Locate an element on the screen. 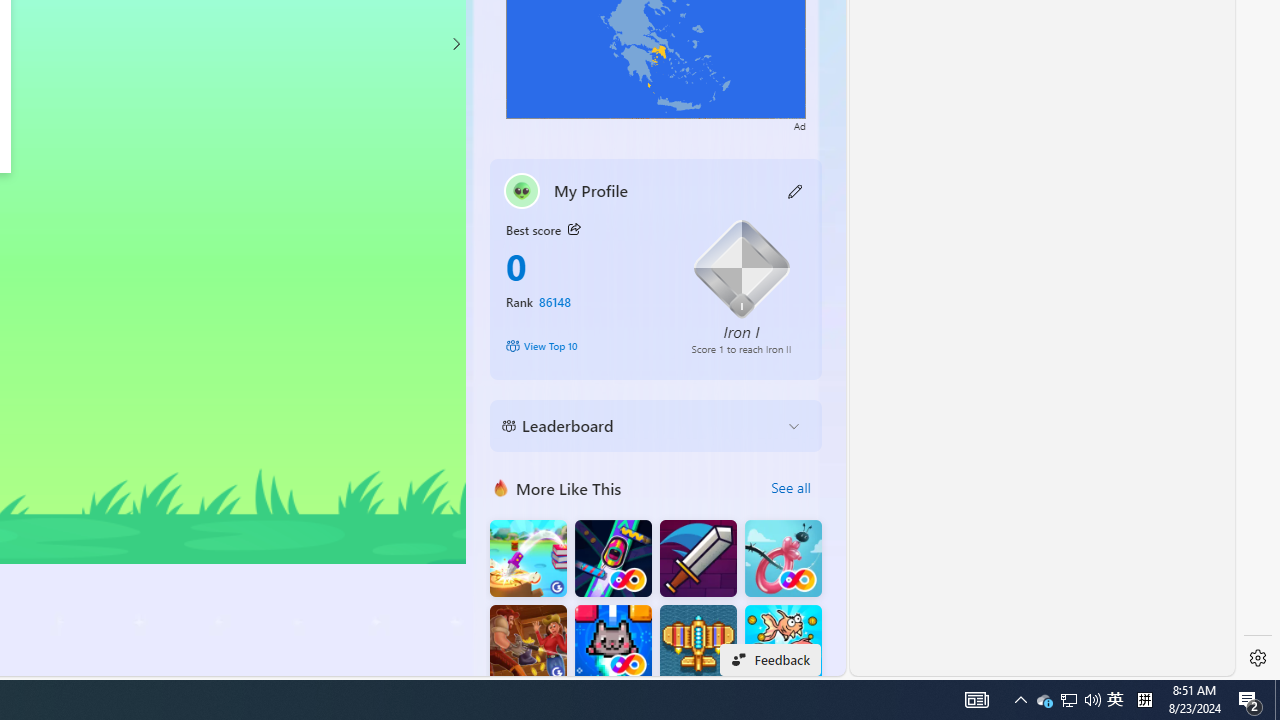 The height and width of the screenshot is (720, 1280). 'Class: control' is located at coordinates (454, 43).